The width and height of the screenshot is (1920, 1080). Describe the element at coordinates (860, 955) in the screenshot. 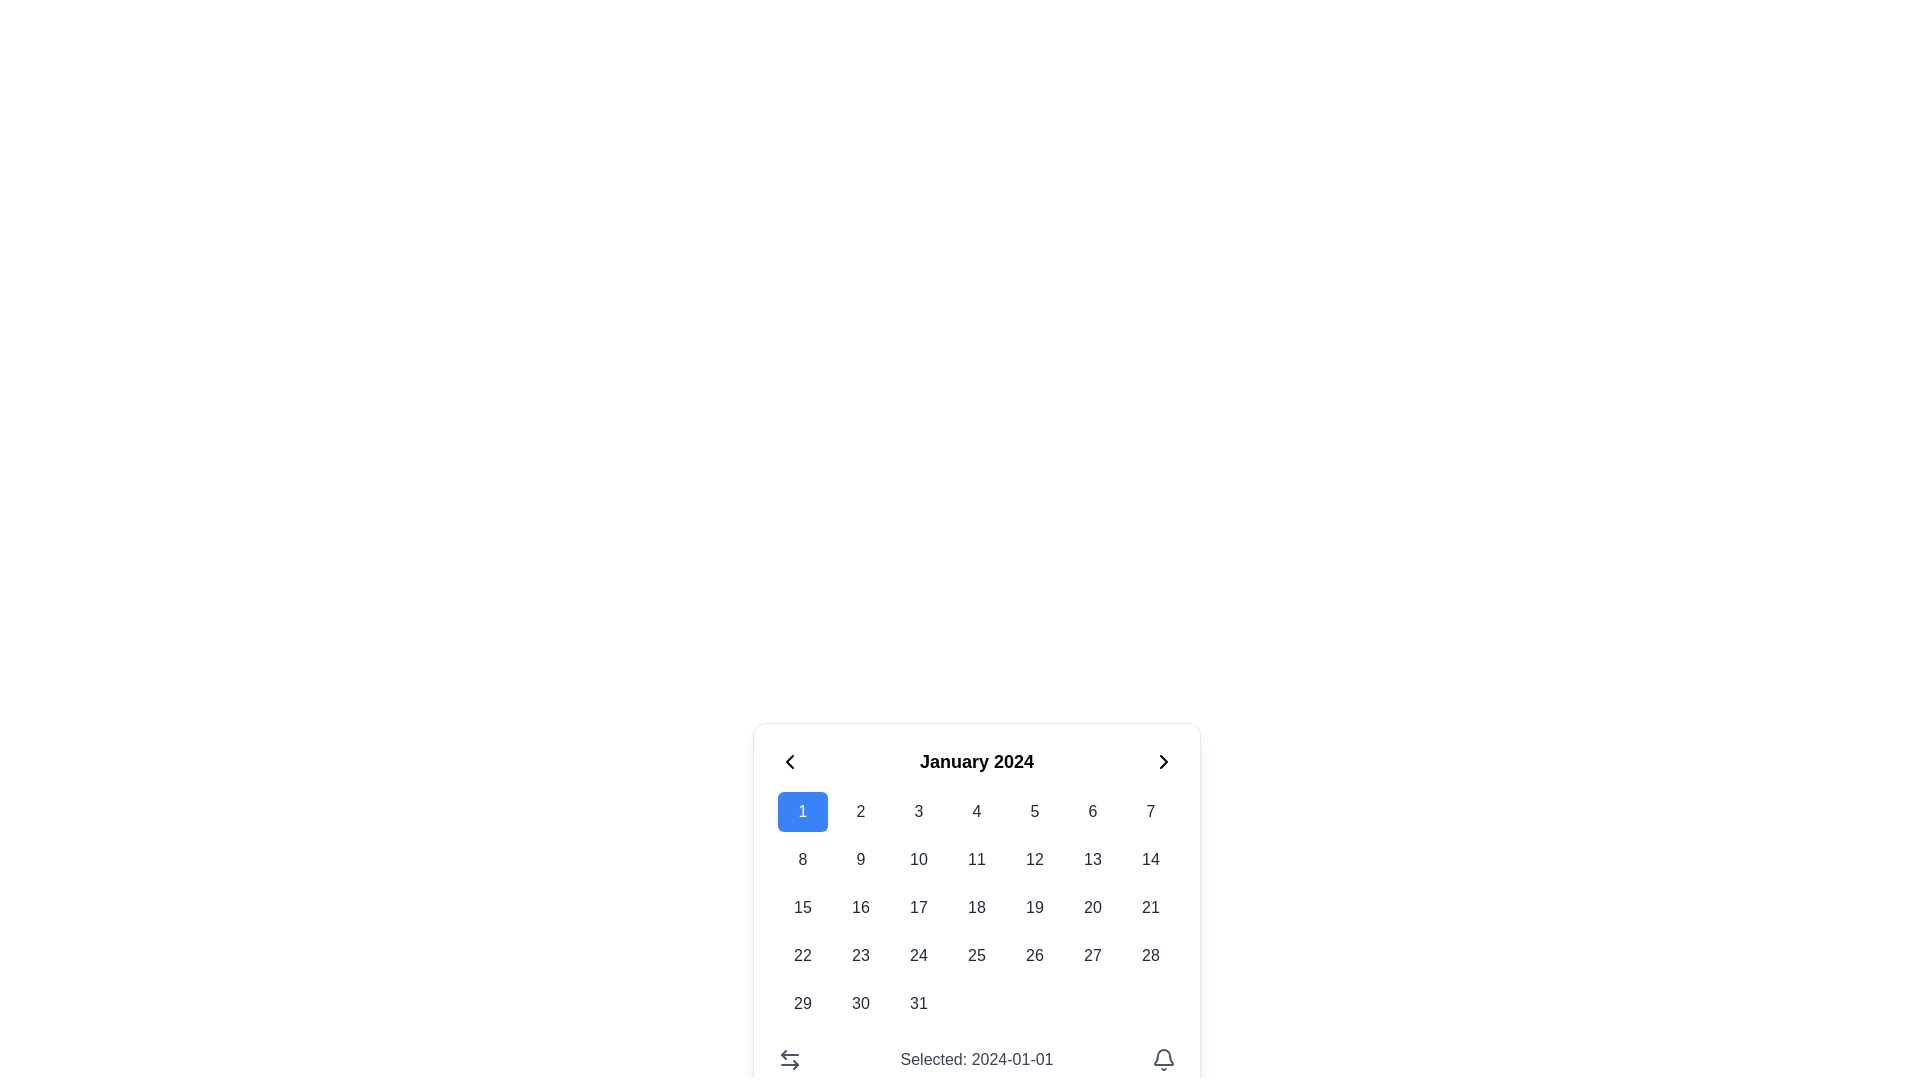

I see `the TextLabel displaying '23' in the fourth row and second column of the calendar grid` at that location.